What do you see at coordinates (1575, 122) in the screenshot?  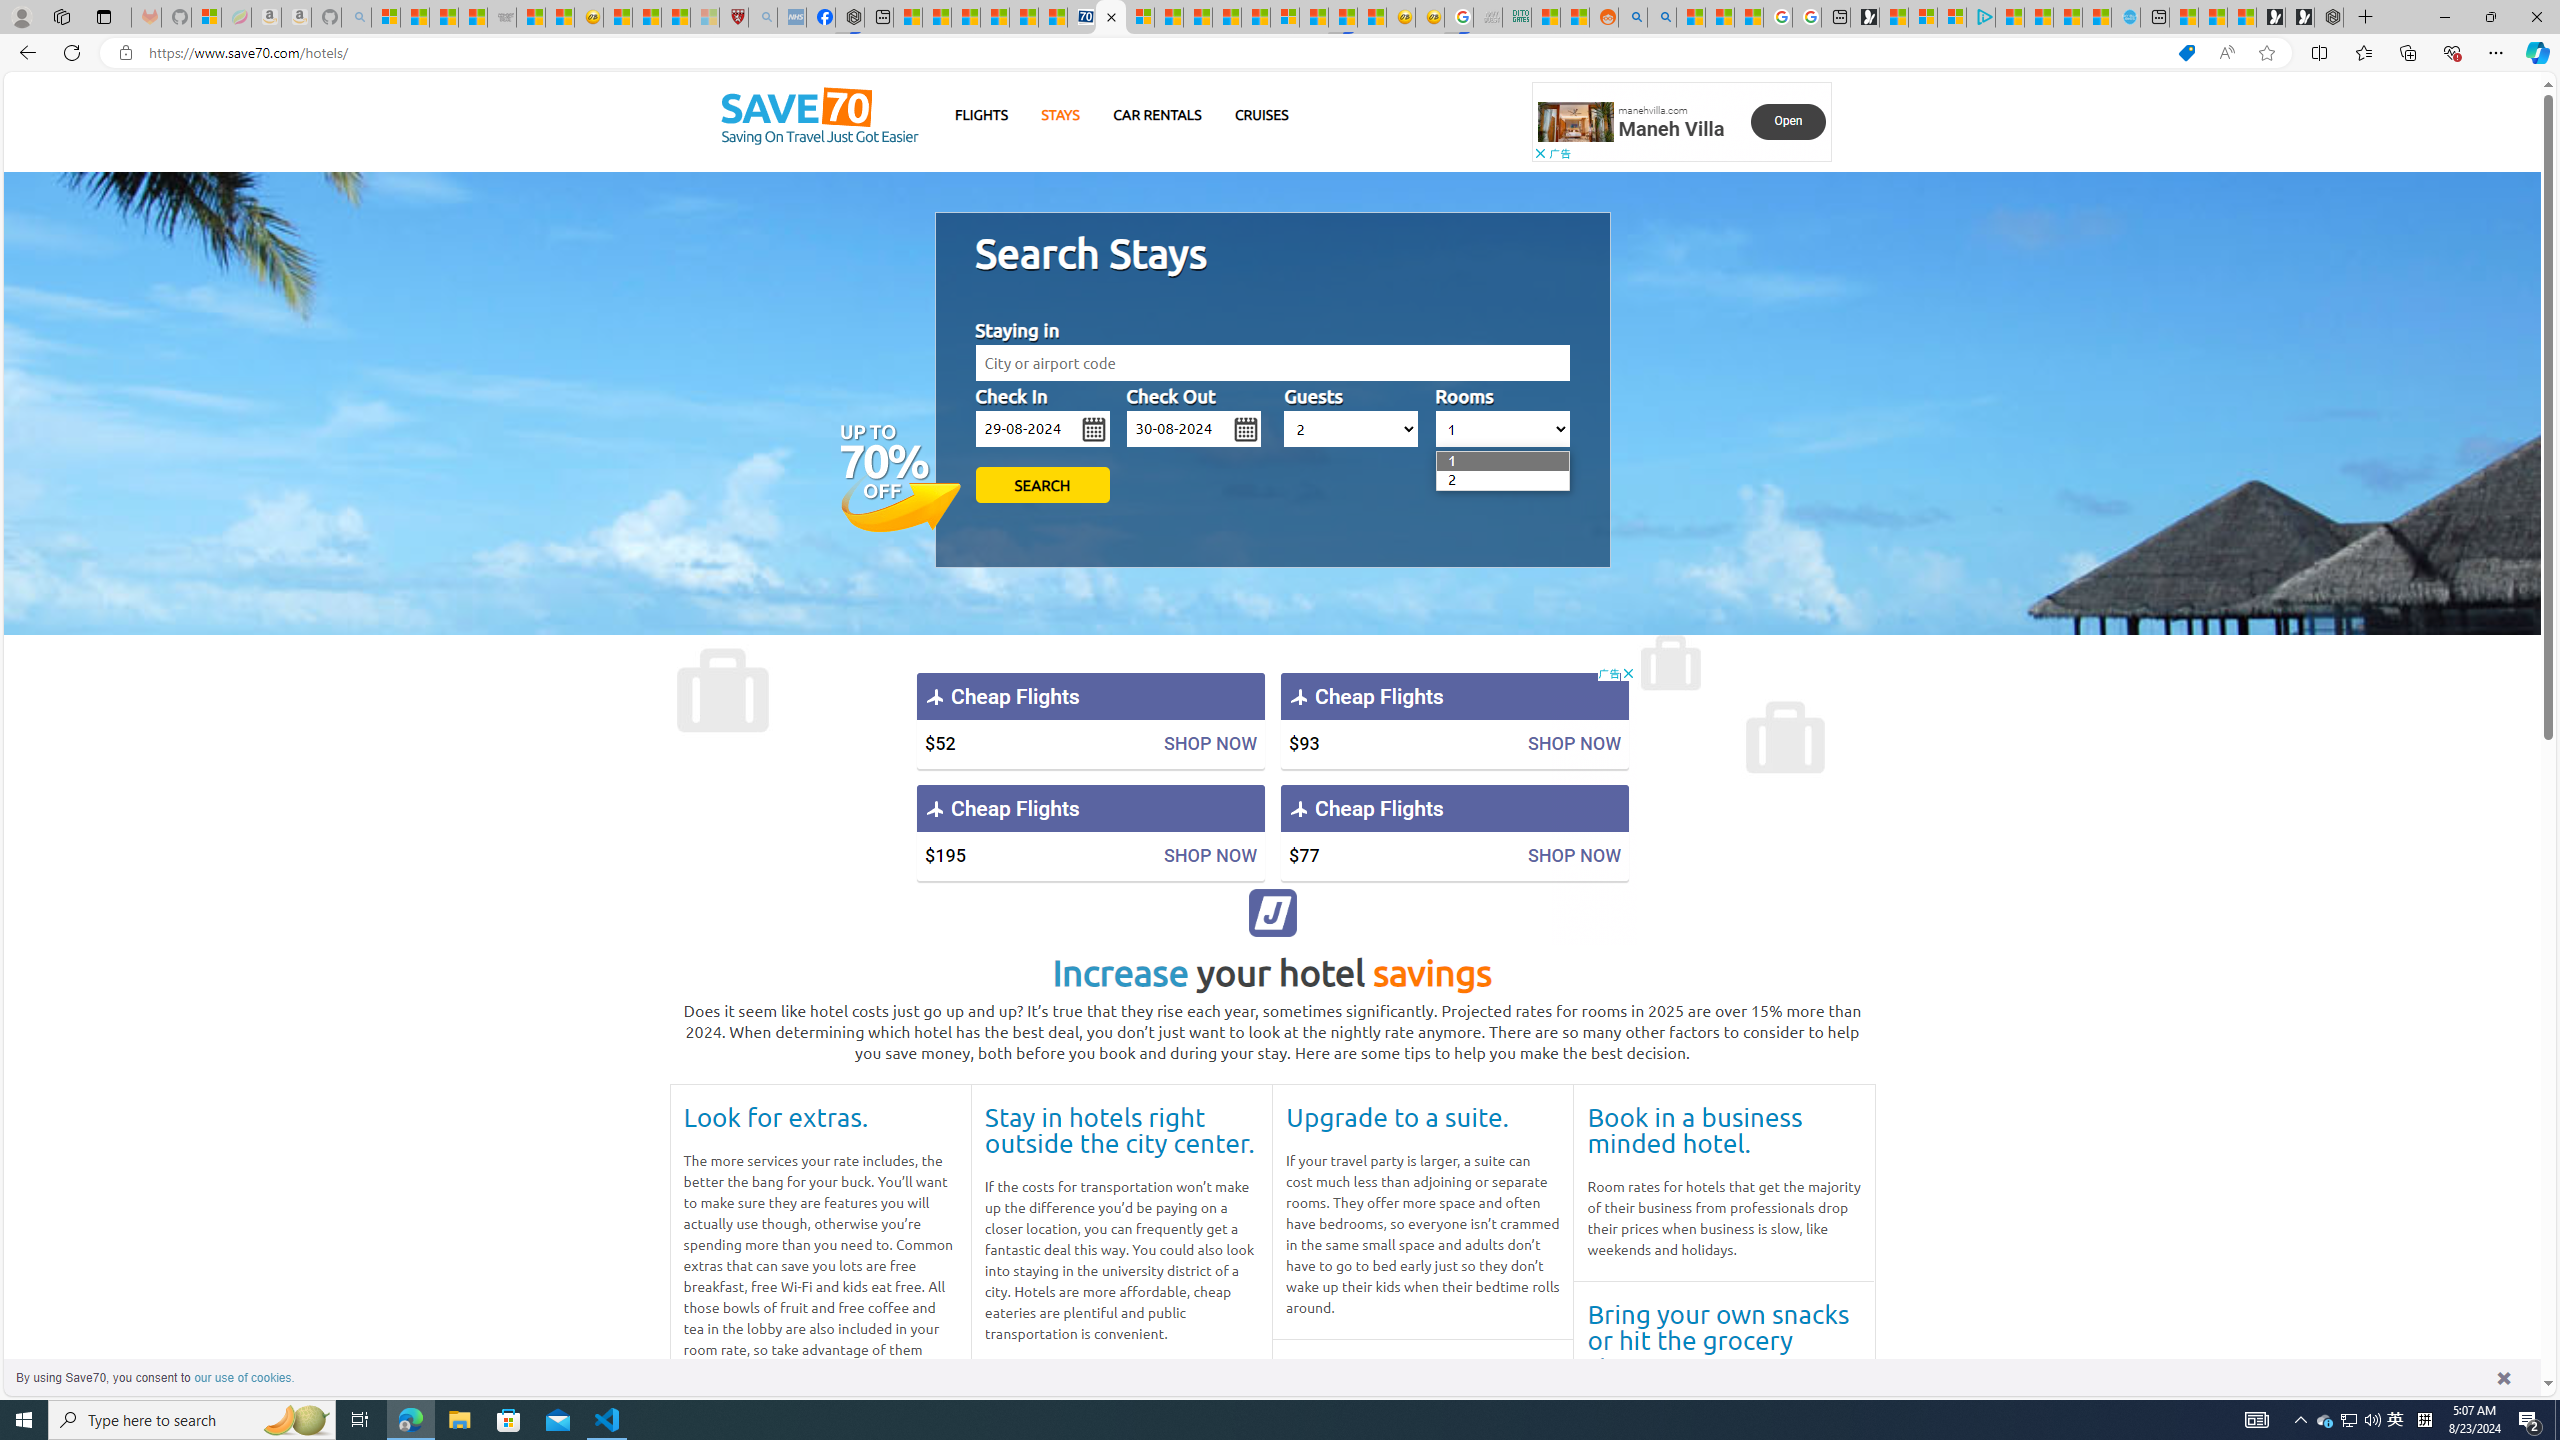 I see `'Class: ns-pn6gp-e-16 svg-anchor'` at bounding box center [1575, 122].